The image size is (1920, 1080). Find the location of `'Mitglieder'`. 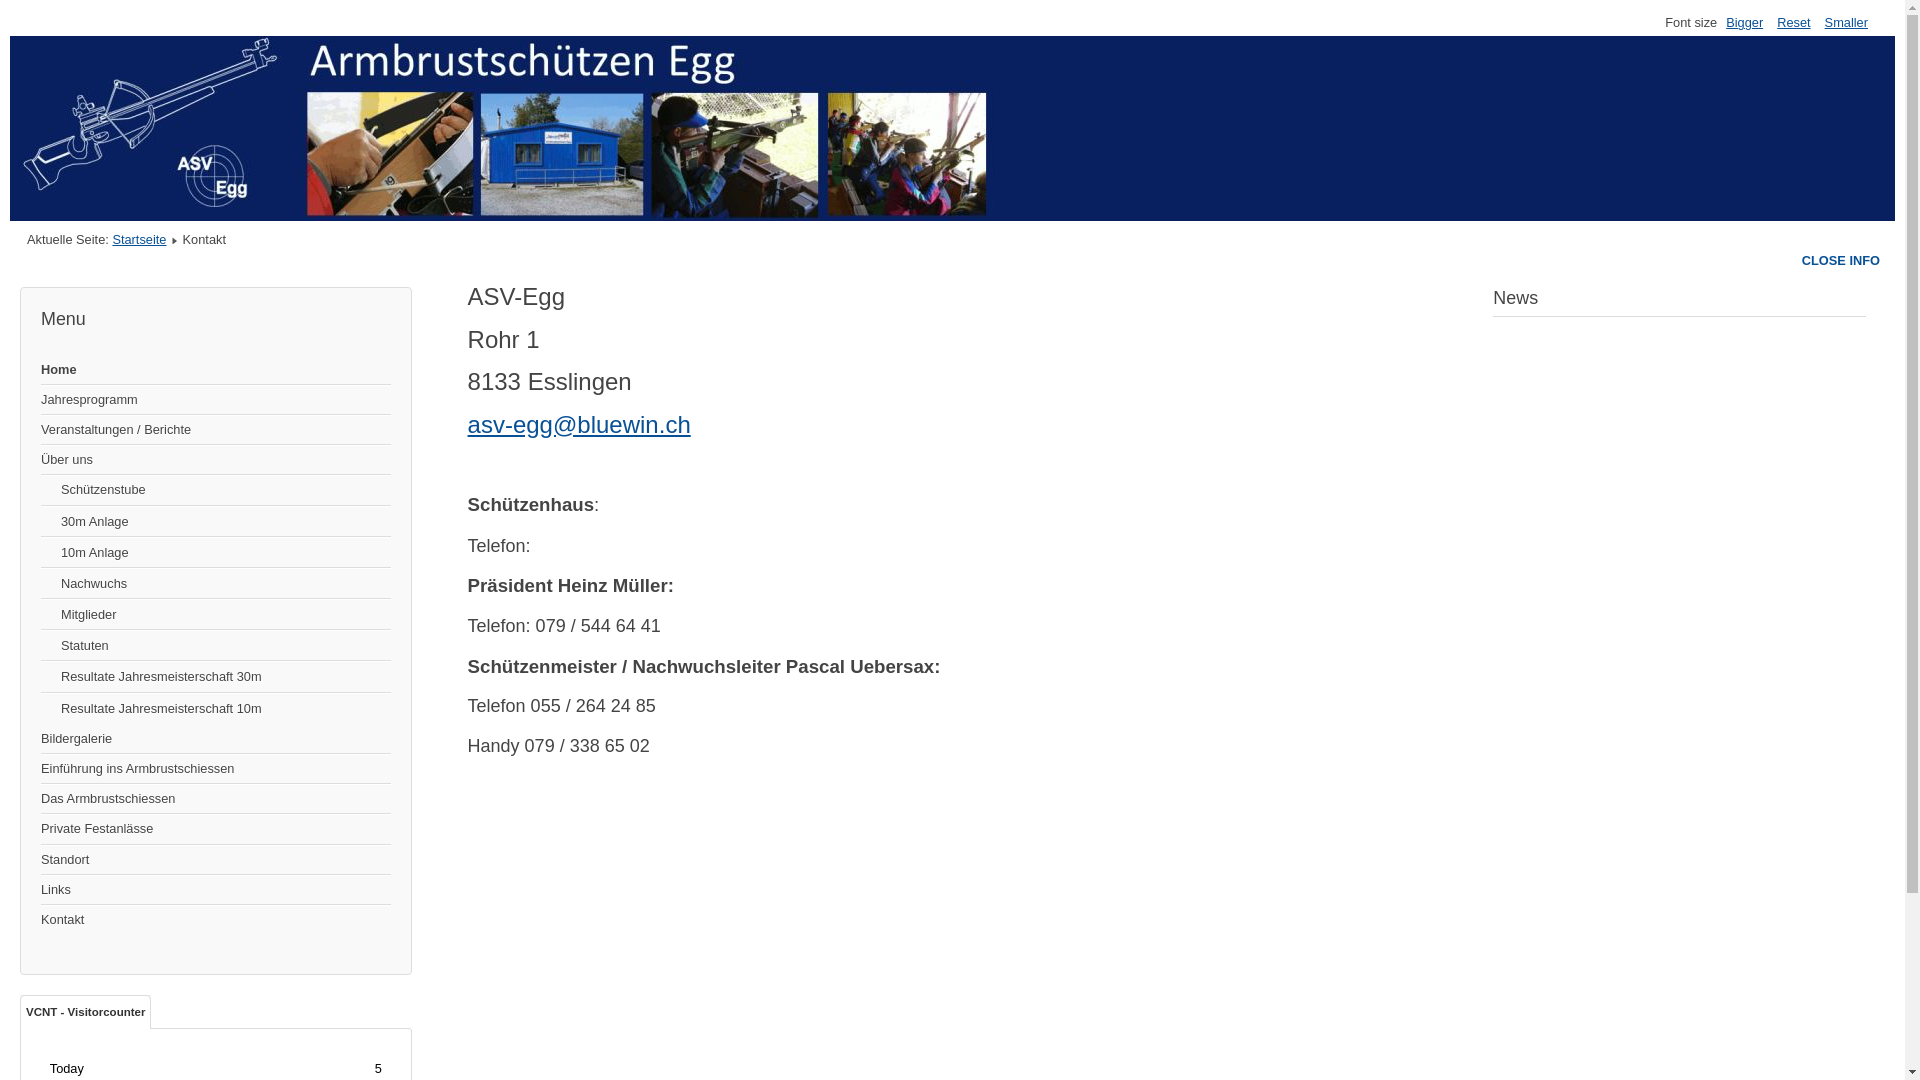

'Mitglieder' is located at coordinates (216, 613).